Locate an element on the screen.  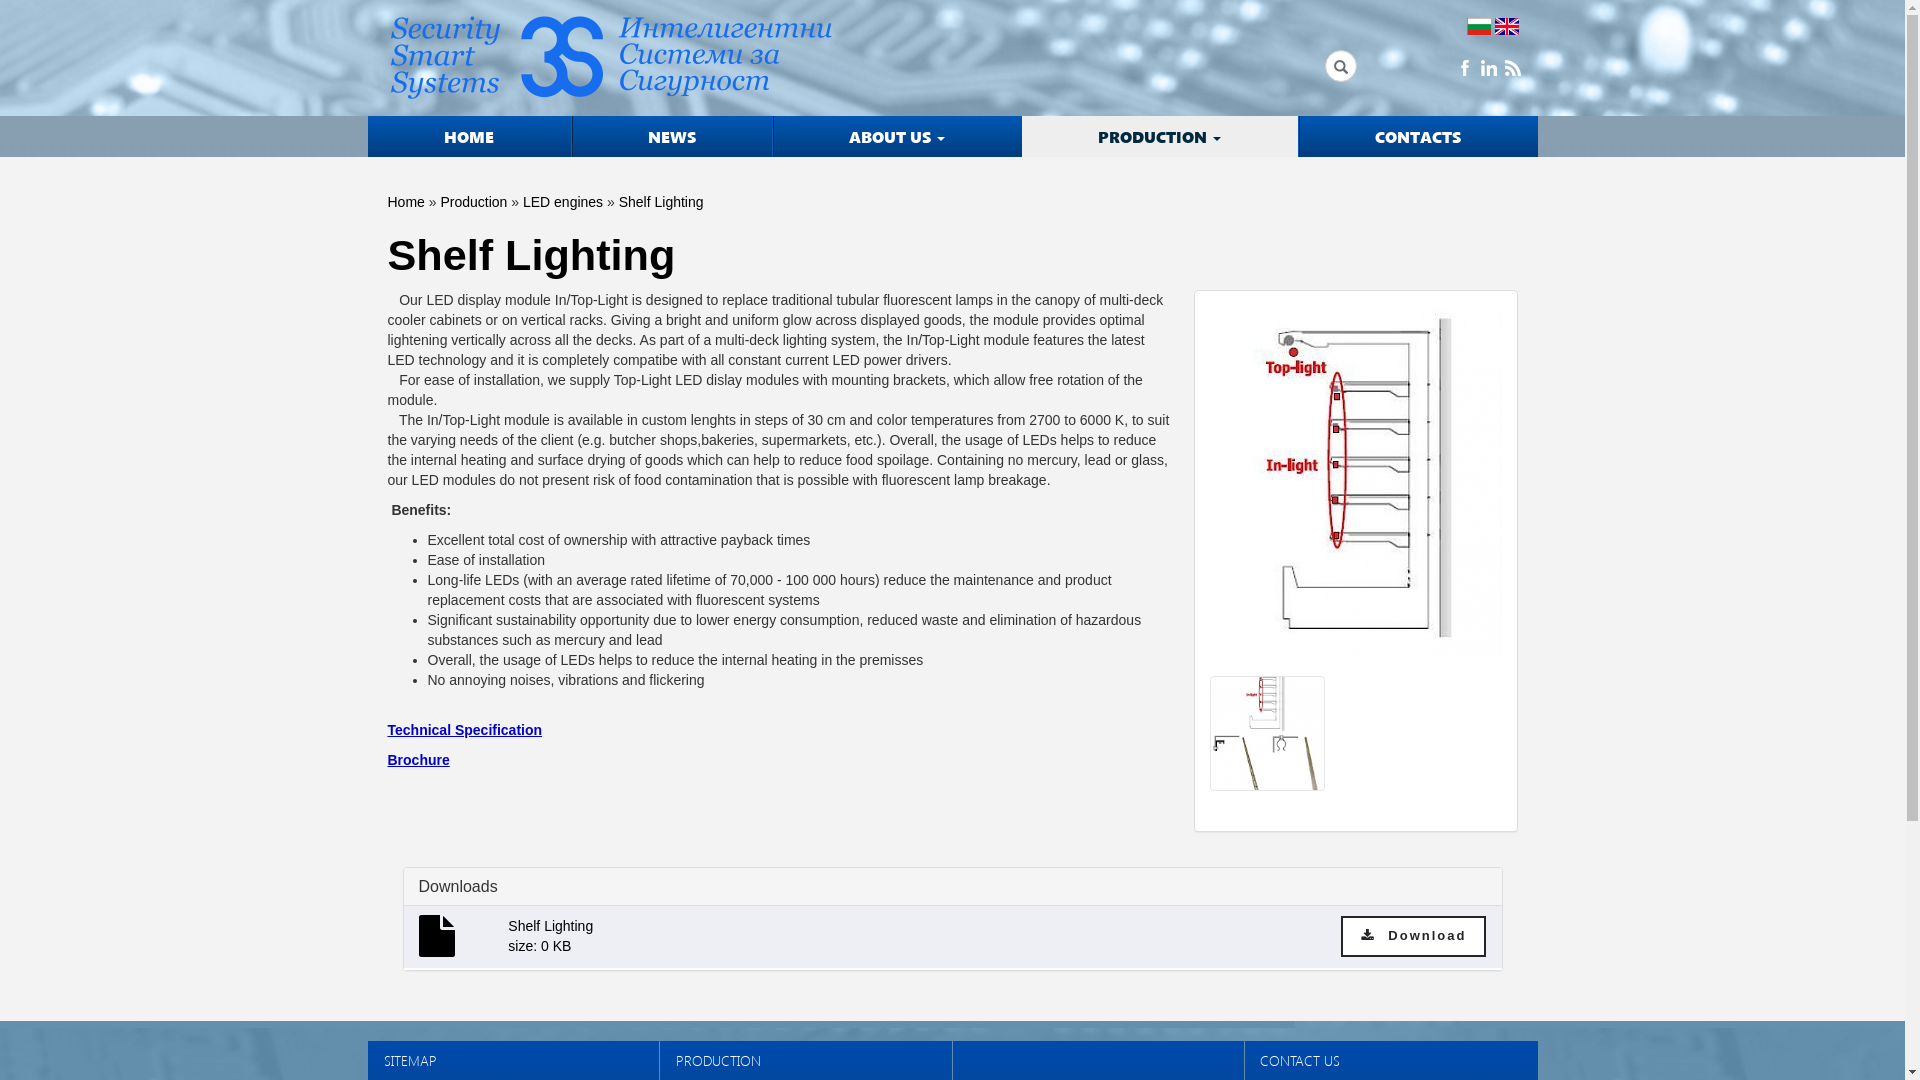
'CONTACTS' is located at coordinates (1416, 135).